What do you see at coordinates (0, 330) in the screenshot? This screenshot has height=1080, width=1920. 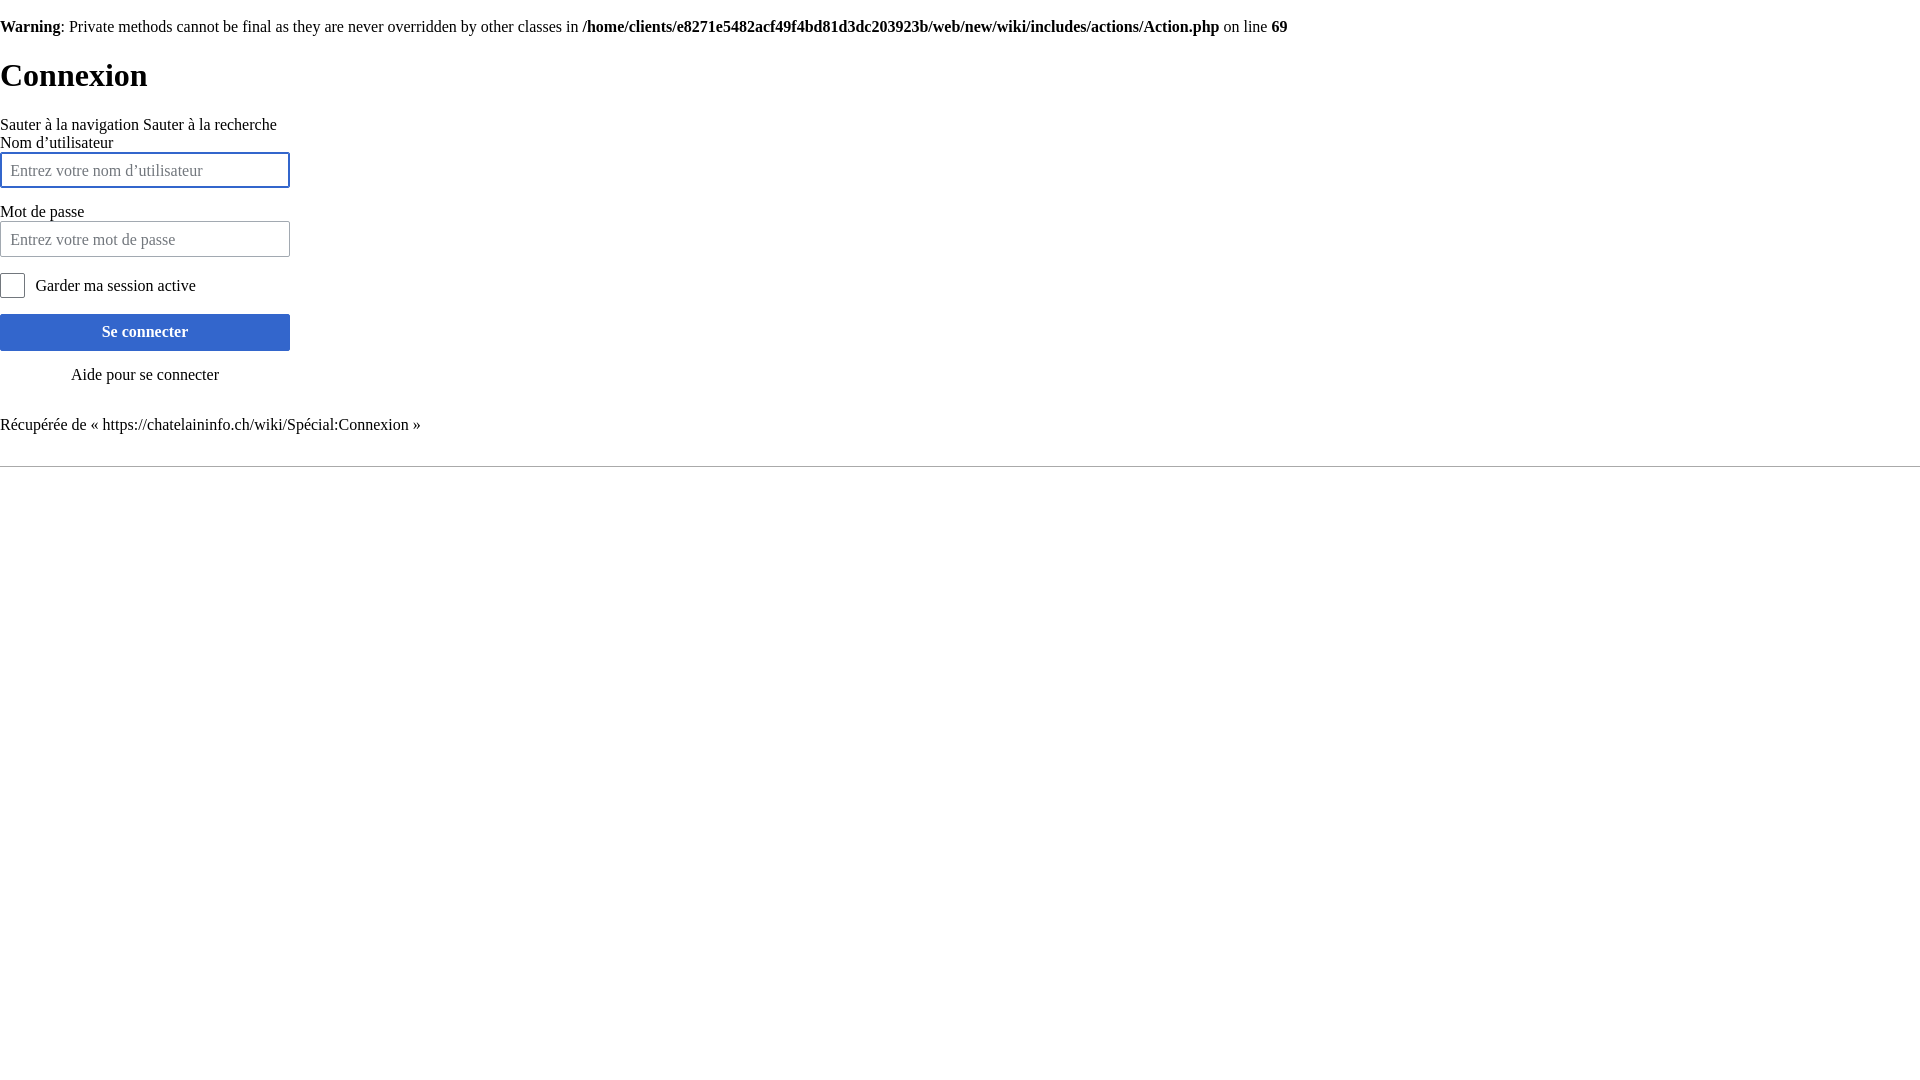 I see `'Se connecter'` at bounding box center [0, 330].